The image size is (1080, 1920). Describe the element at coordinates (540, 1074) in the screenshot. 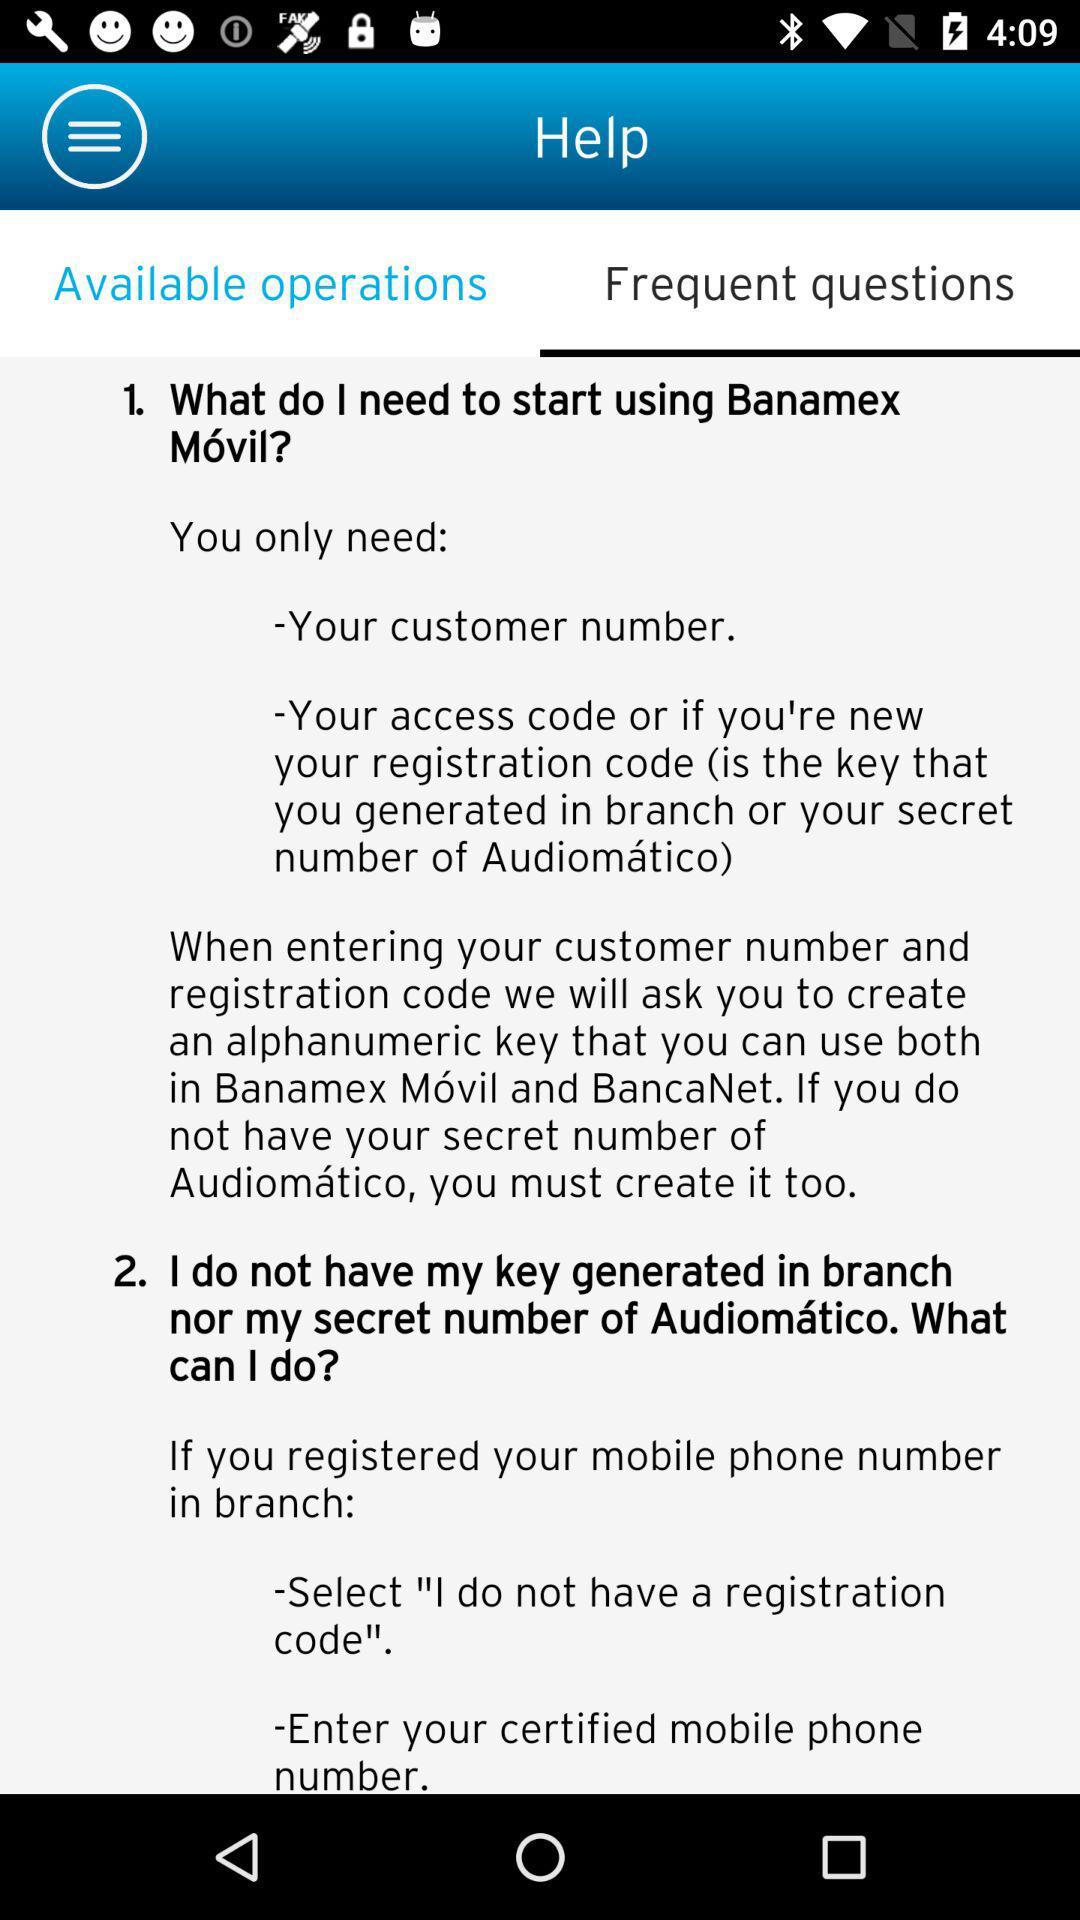

I see `colour pinter` at that location.